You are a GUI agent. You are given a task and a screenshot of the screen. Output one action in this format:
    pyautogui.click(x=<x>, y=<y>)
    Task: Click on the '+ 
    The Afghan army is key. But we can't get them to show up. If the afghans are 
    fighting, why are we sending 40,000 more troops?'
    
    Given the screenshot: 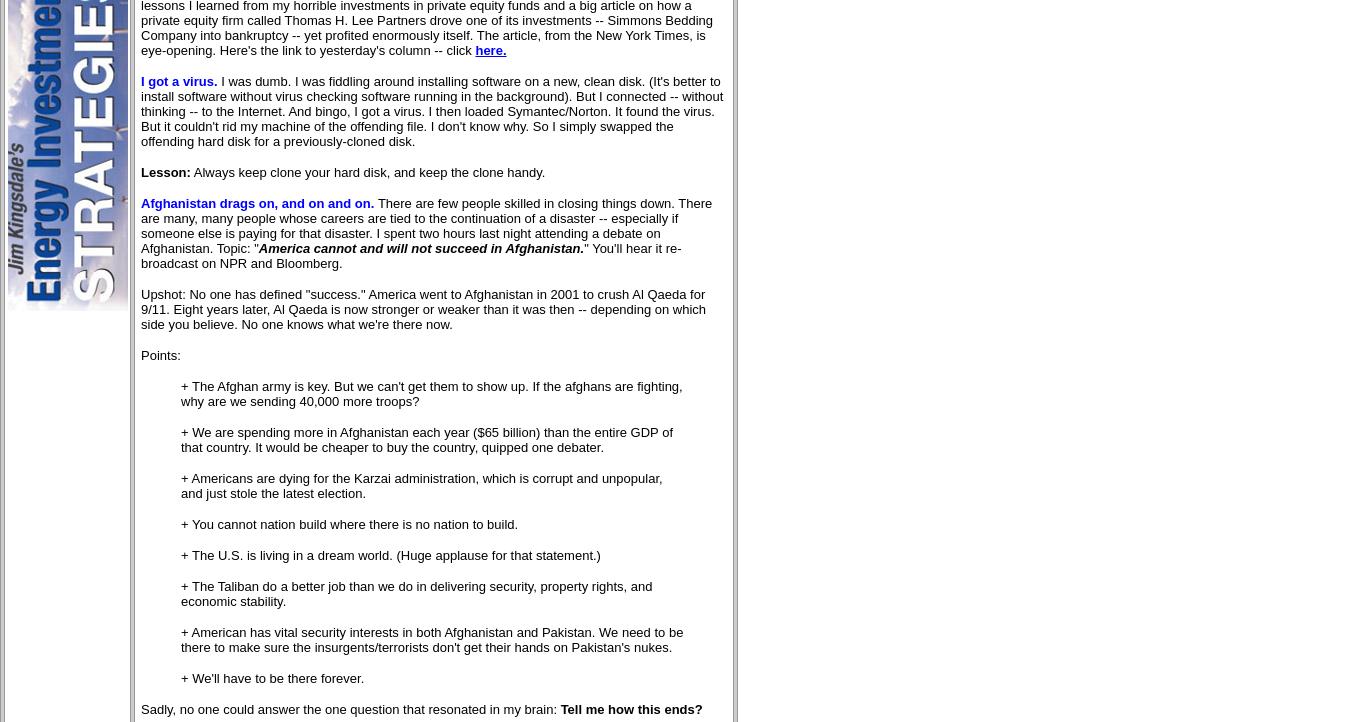 What is the action you would take?
    pyautogui.click(x=431, y=393)
    